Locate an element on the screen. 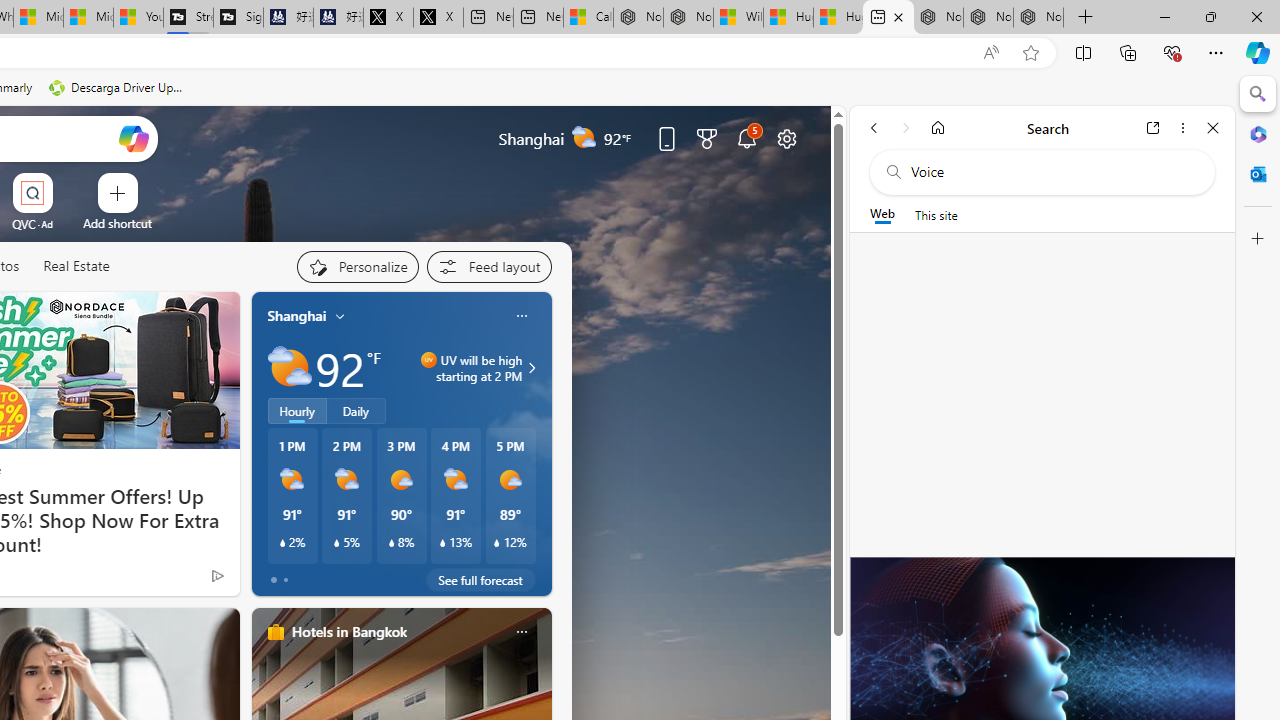 This screenshot has width=1280, height=720. 'Hourly' is located at coordinates (295, 410).